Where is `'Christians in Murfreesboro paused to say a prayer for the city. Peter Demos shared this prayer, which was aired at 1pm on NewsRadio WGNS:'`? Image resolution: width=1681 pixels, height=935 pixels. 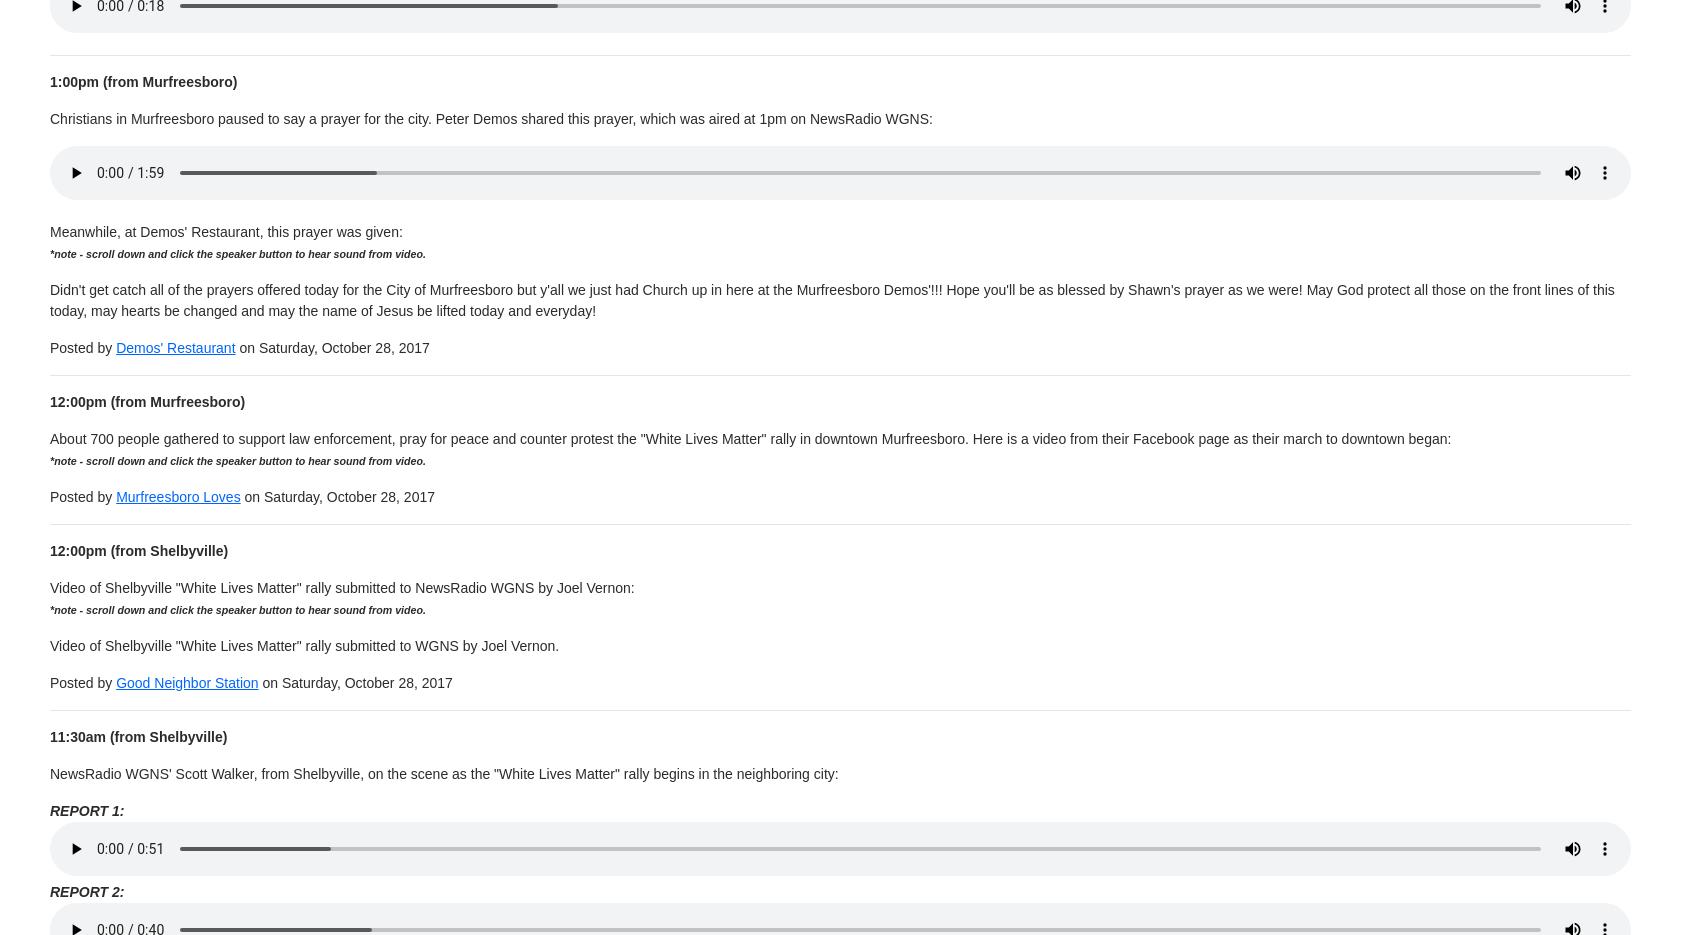
'Christians in Murfreesboro paused to say a prayer for the city. Peter Demos shared this prayer, which was aired at 1pm on NewsRadio WGNS:' is located at coordinates (48, 116).